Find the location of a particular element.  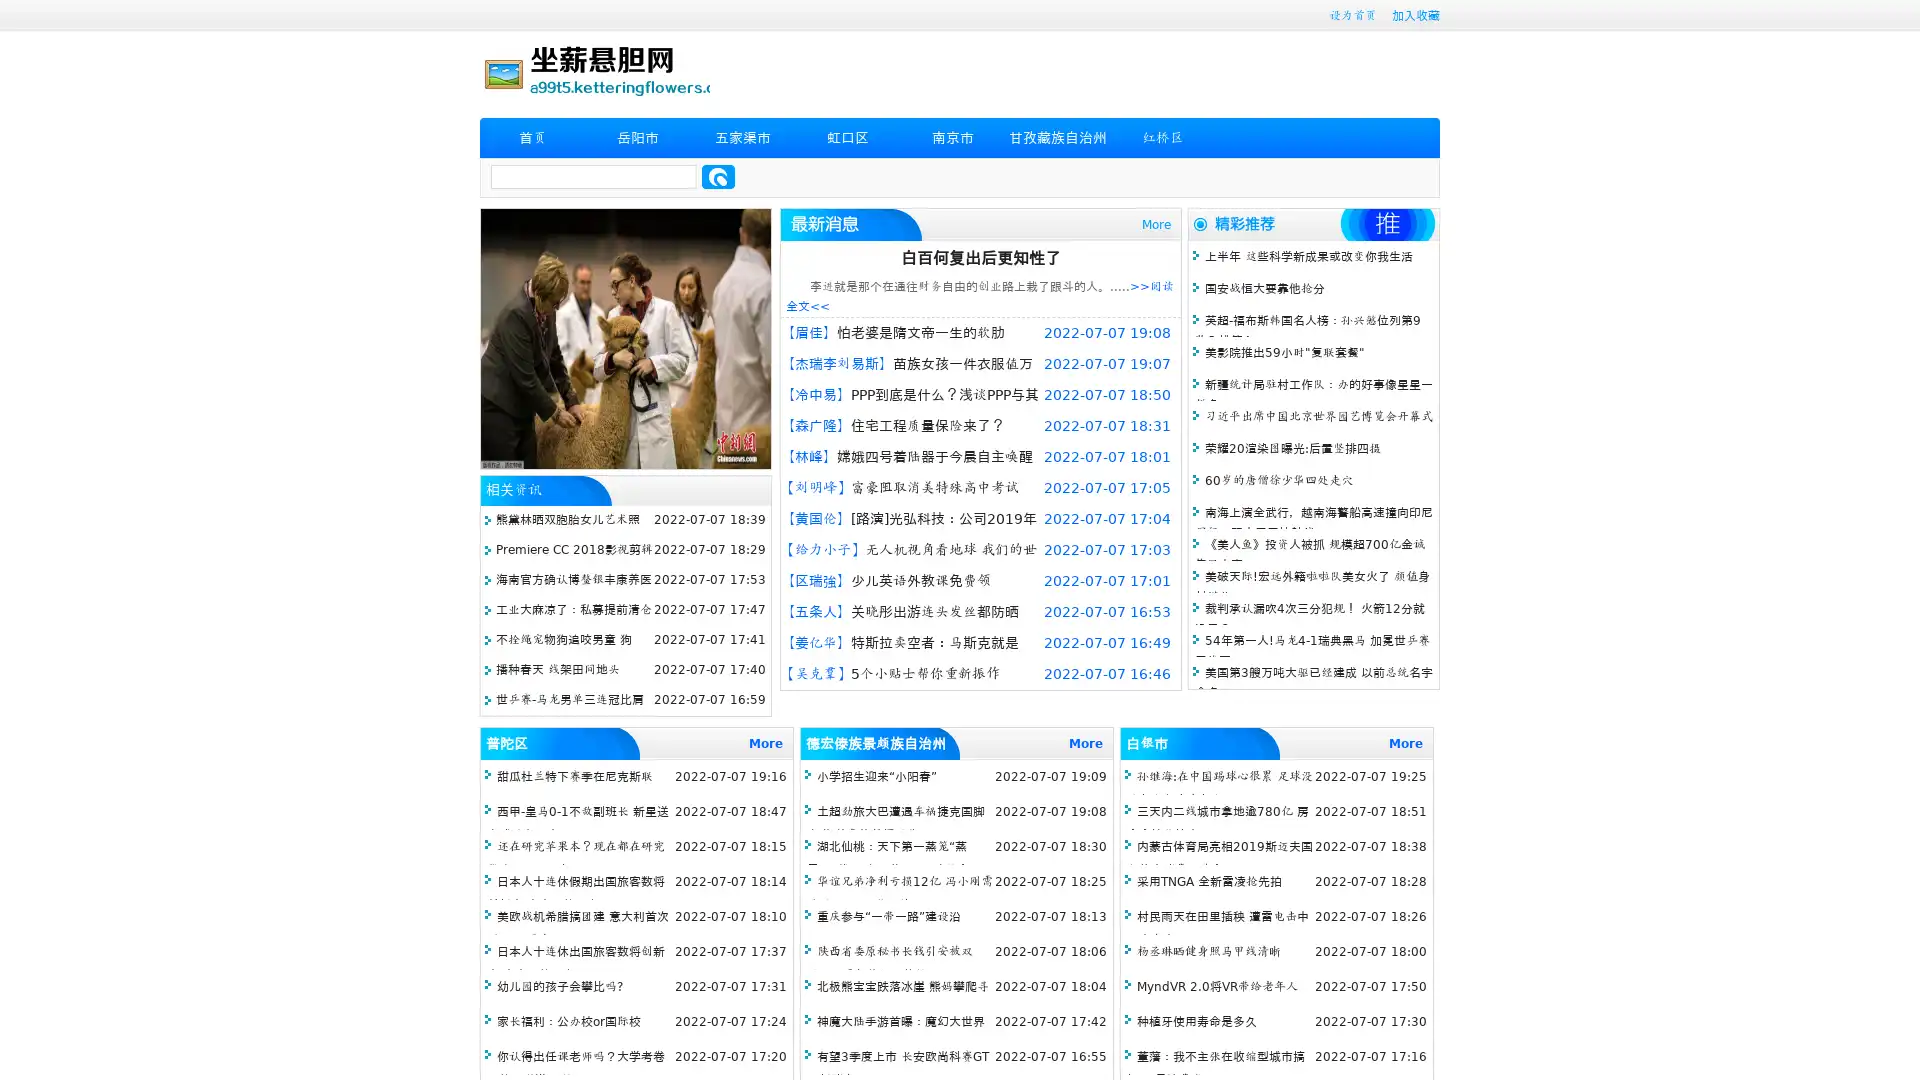

Search is located at coordinates (718, 176).